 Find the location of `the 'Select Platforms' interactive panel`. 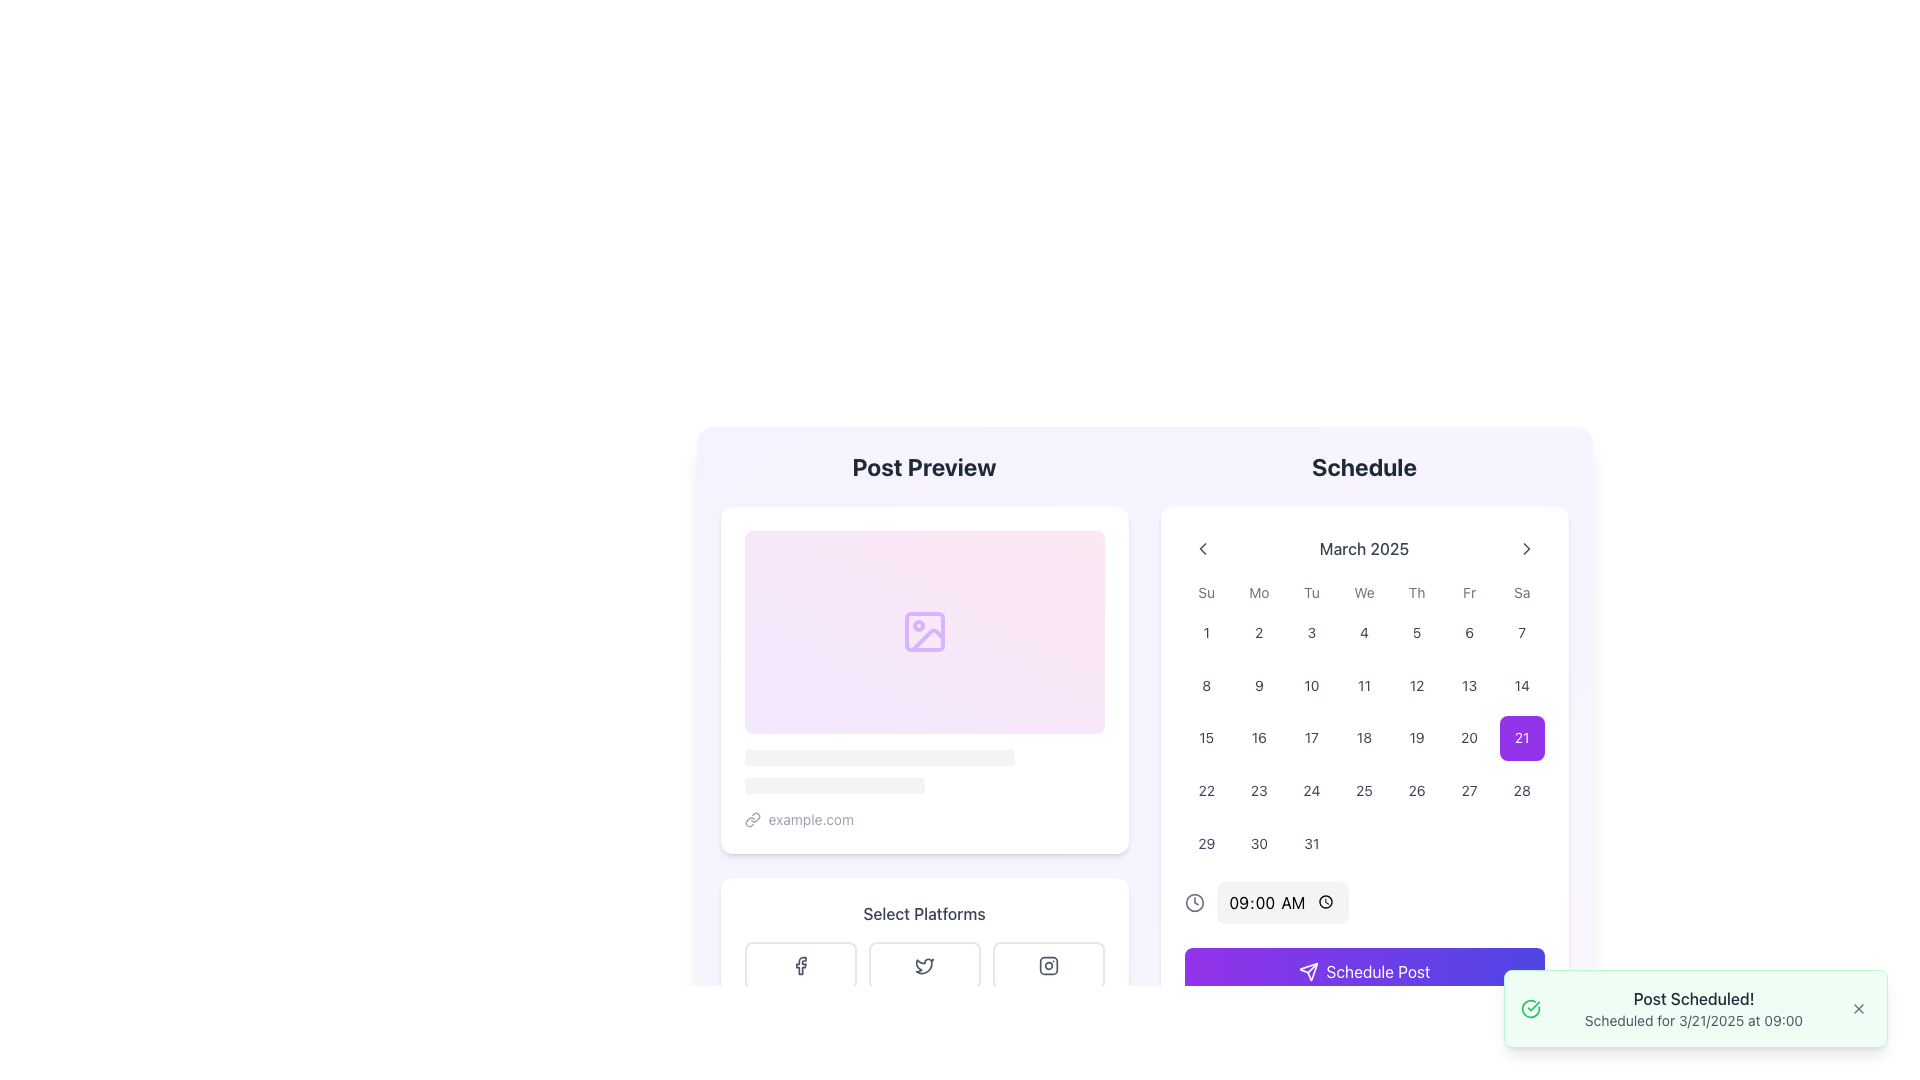

the 'Select Platforms' interactive panel is located at coordinates (923, 945).